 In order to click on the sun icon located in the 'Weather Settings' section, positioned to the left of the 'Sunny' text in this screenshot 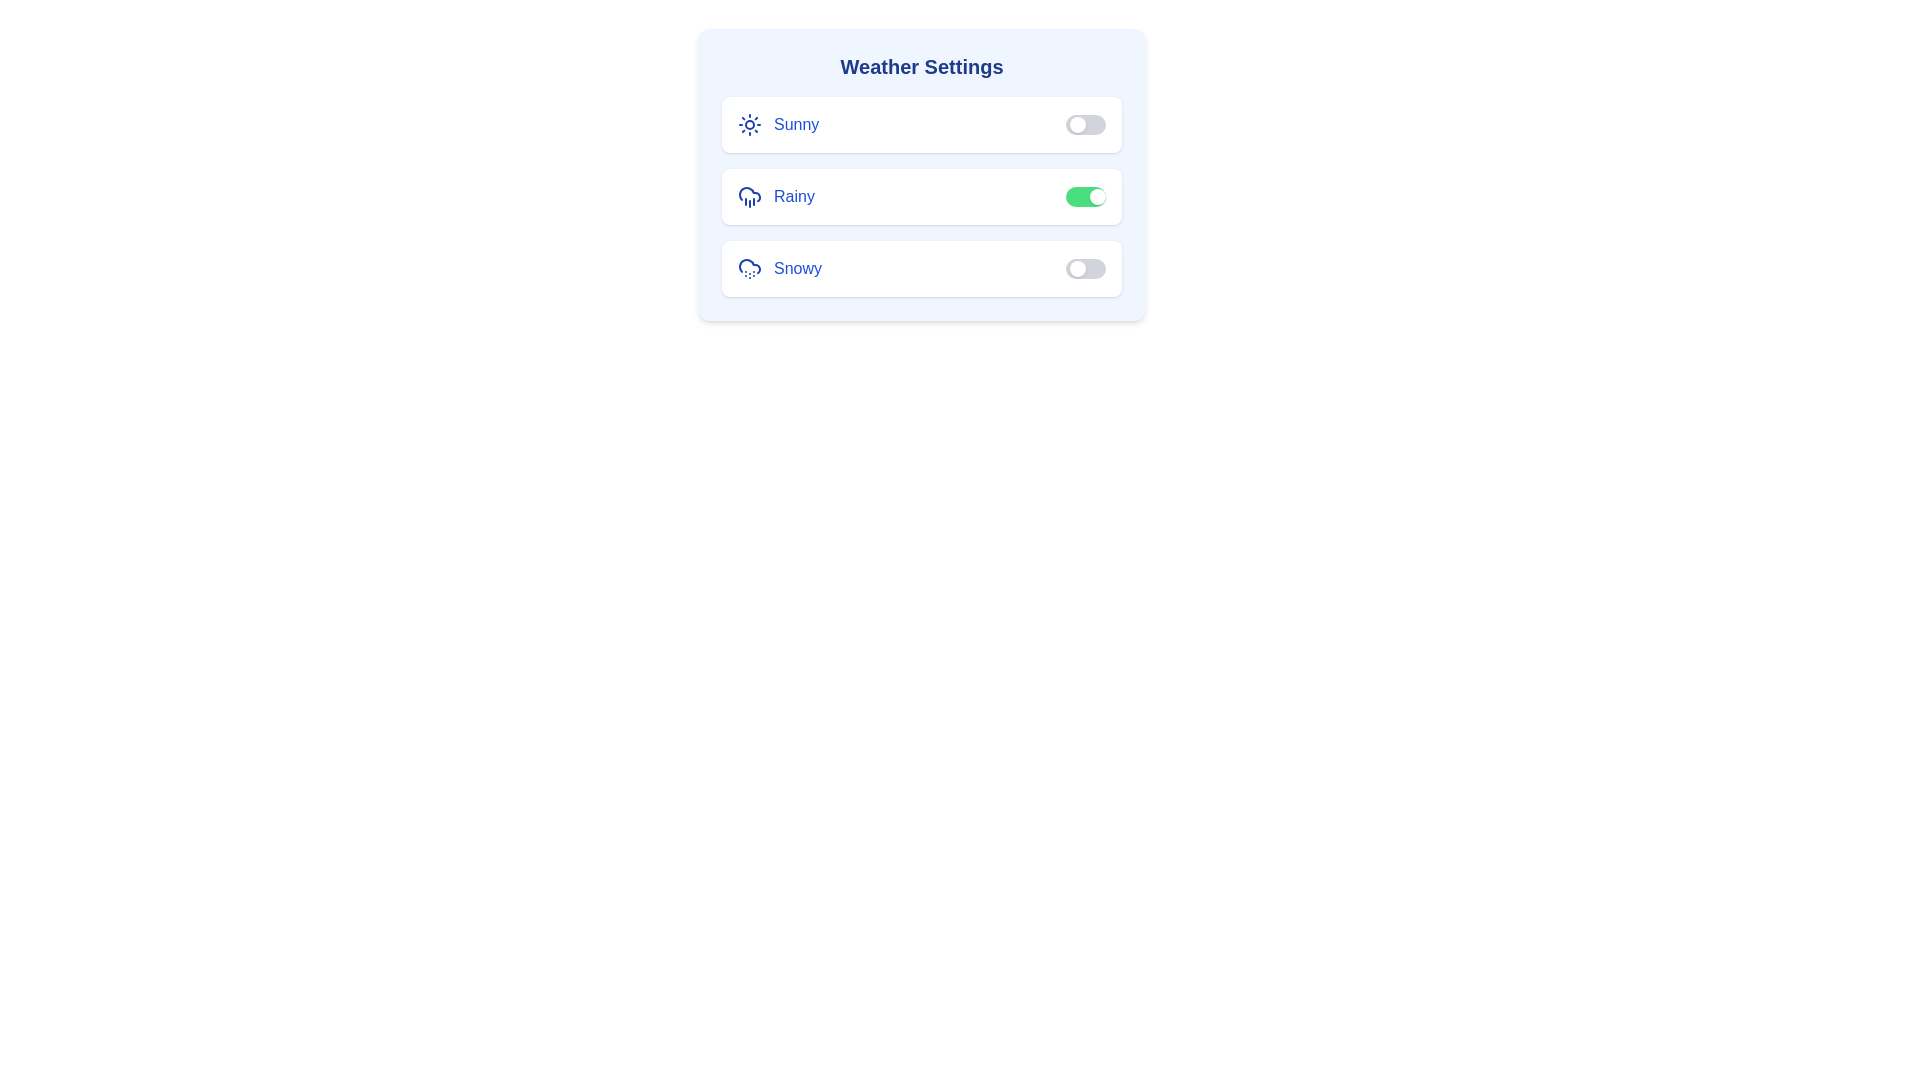, I will do `click(748, 124)`.